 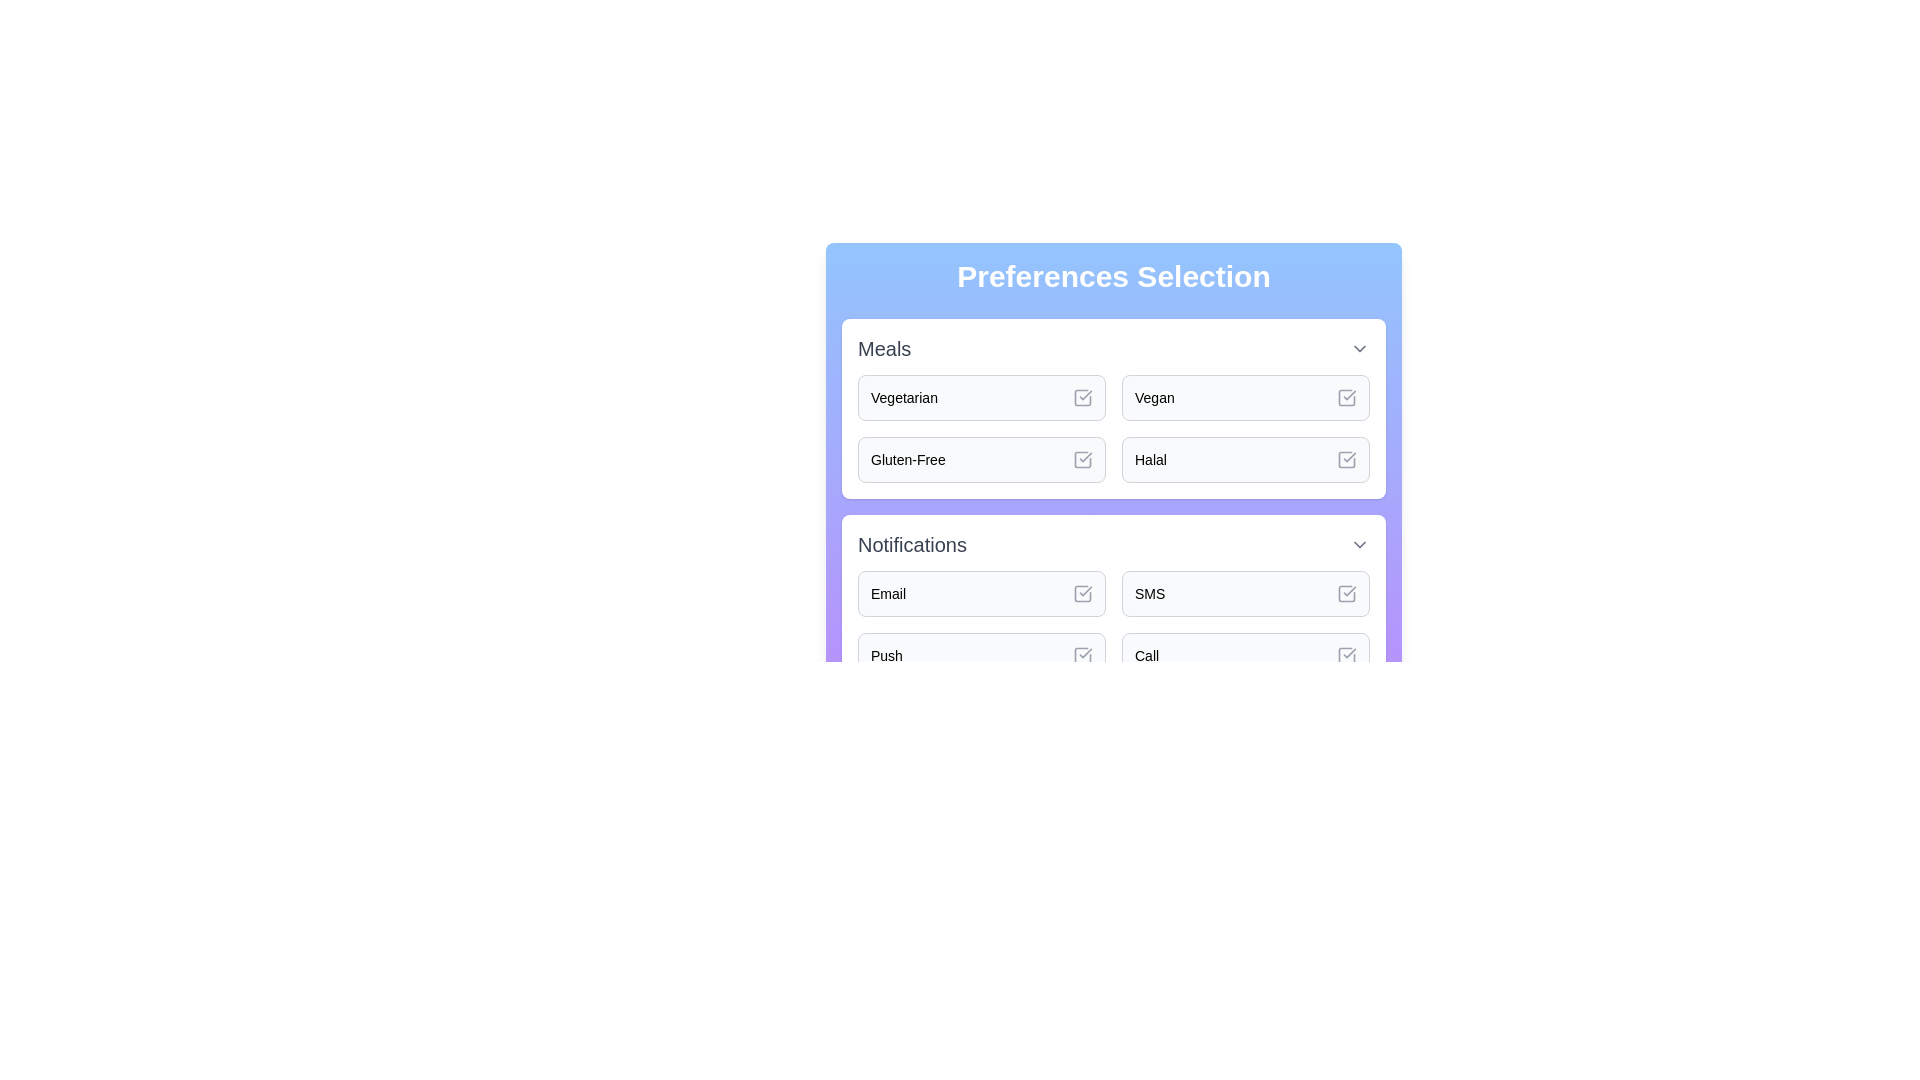 What do you see at coordinates (1347, 593) in the screenshot?
I see `the 'SMS' notification preference checkbox` at bounding box center [1347, 593].